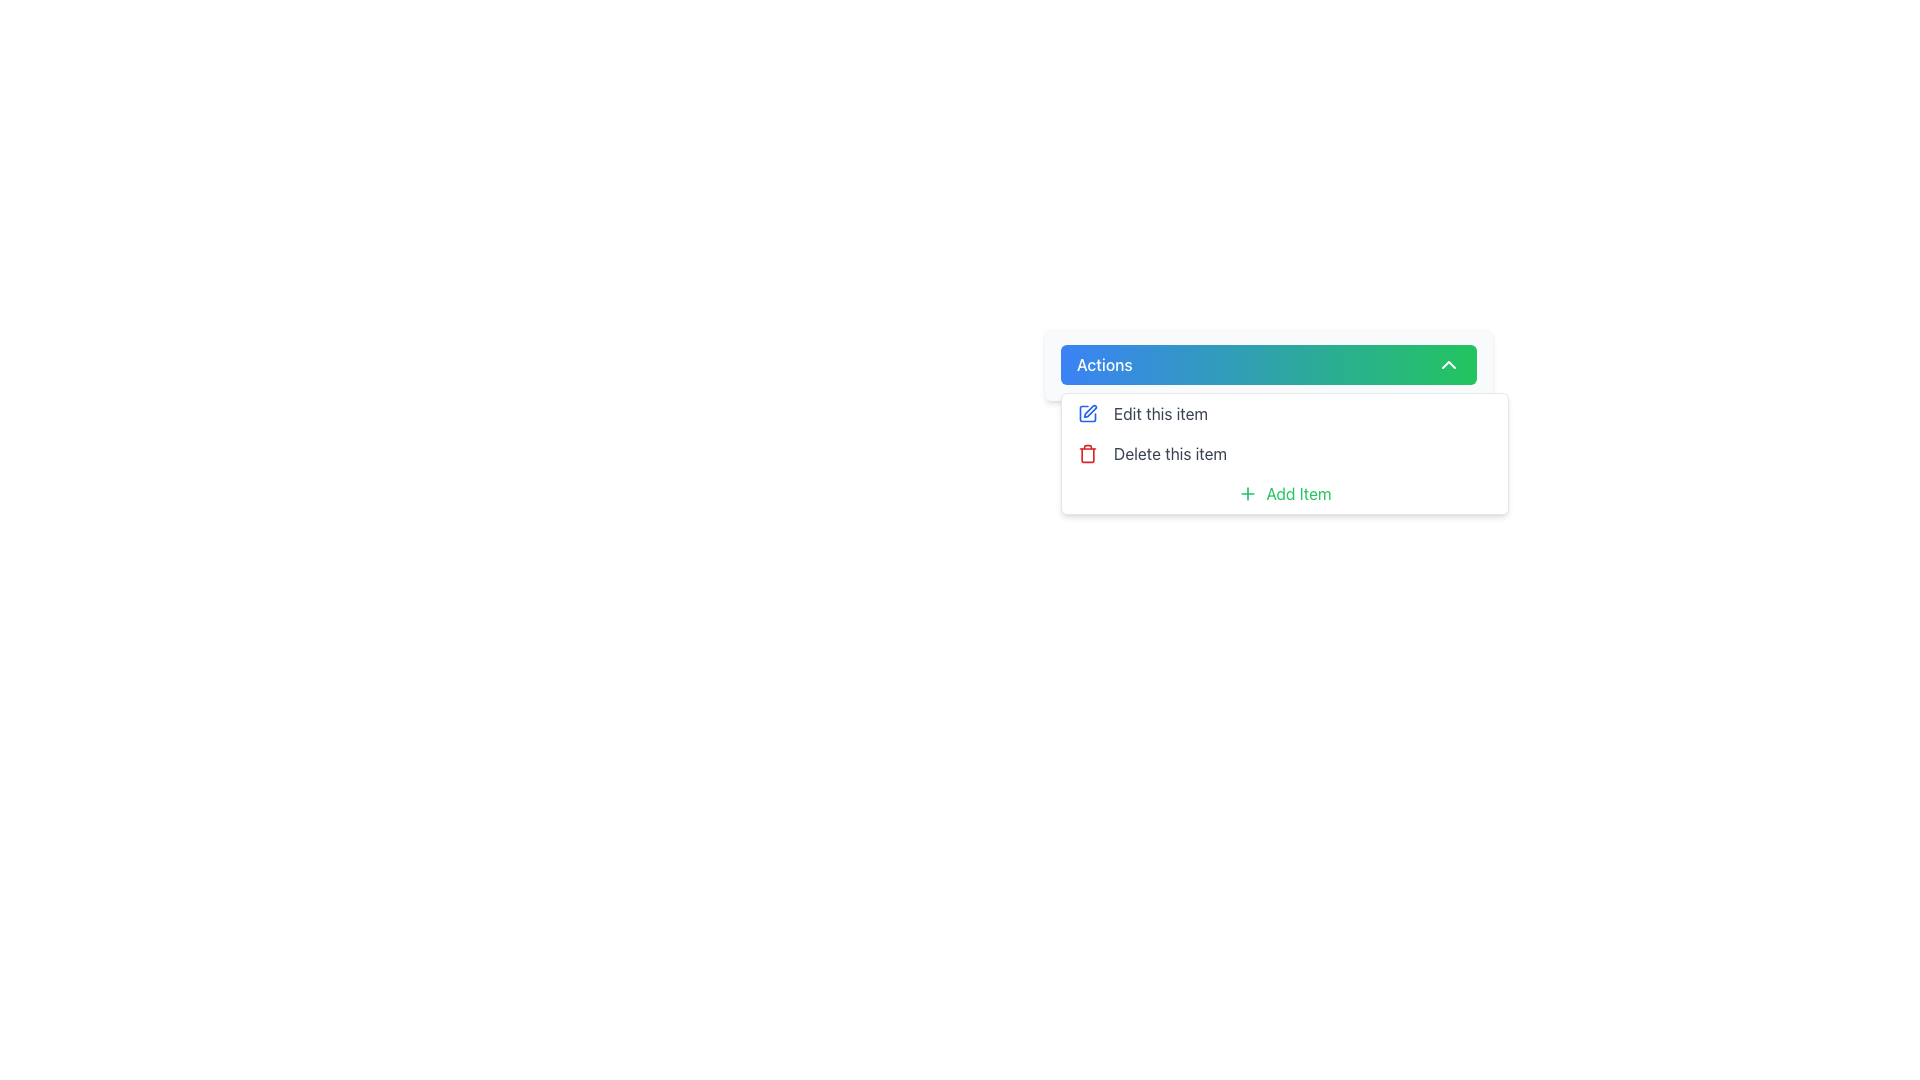 Image resolution: width=1920 pixels, height=1080 pixels. Describe the element at coordinates (1087, 454) in the screenshot. I see `the red trash can icon button next to the 'Delete this item' label` at that location.